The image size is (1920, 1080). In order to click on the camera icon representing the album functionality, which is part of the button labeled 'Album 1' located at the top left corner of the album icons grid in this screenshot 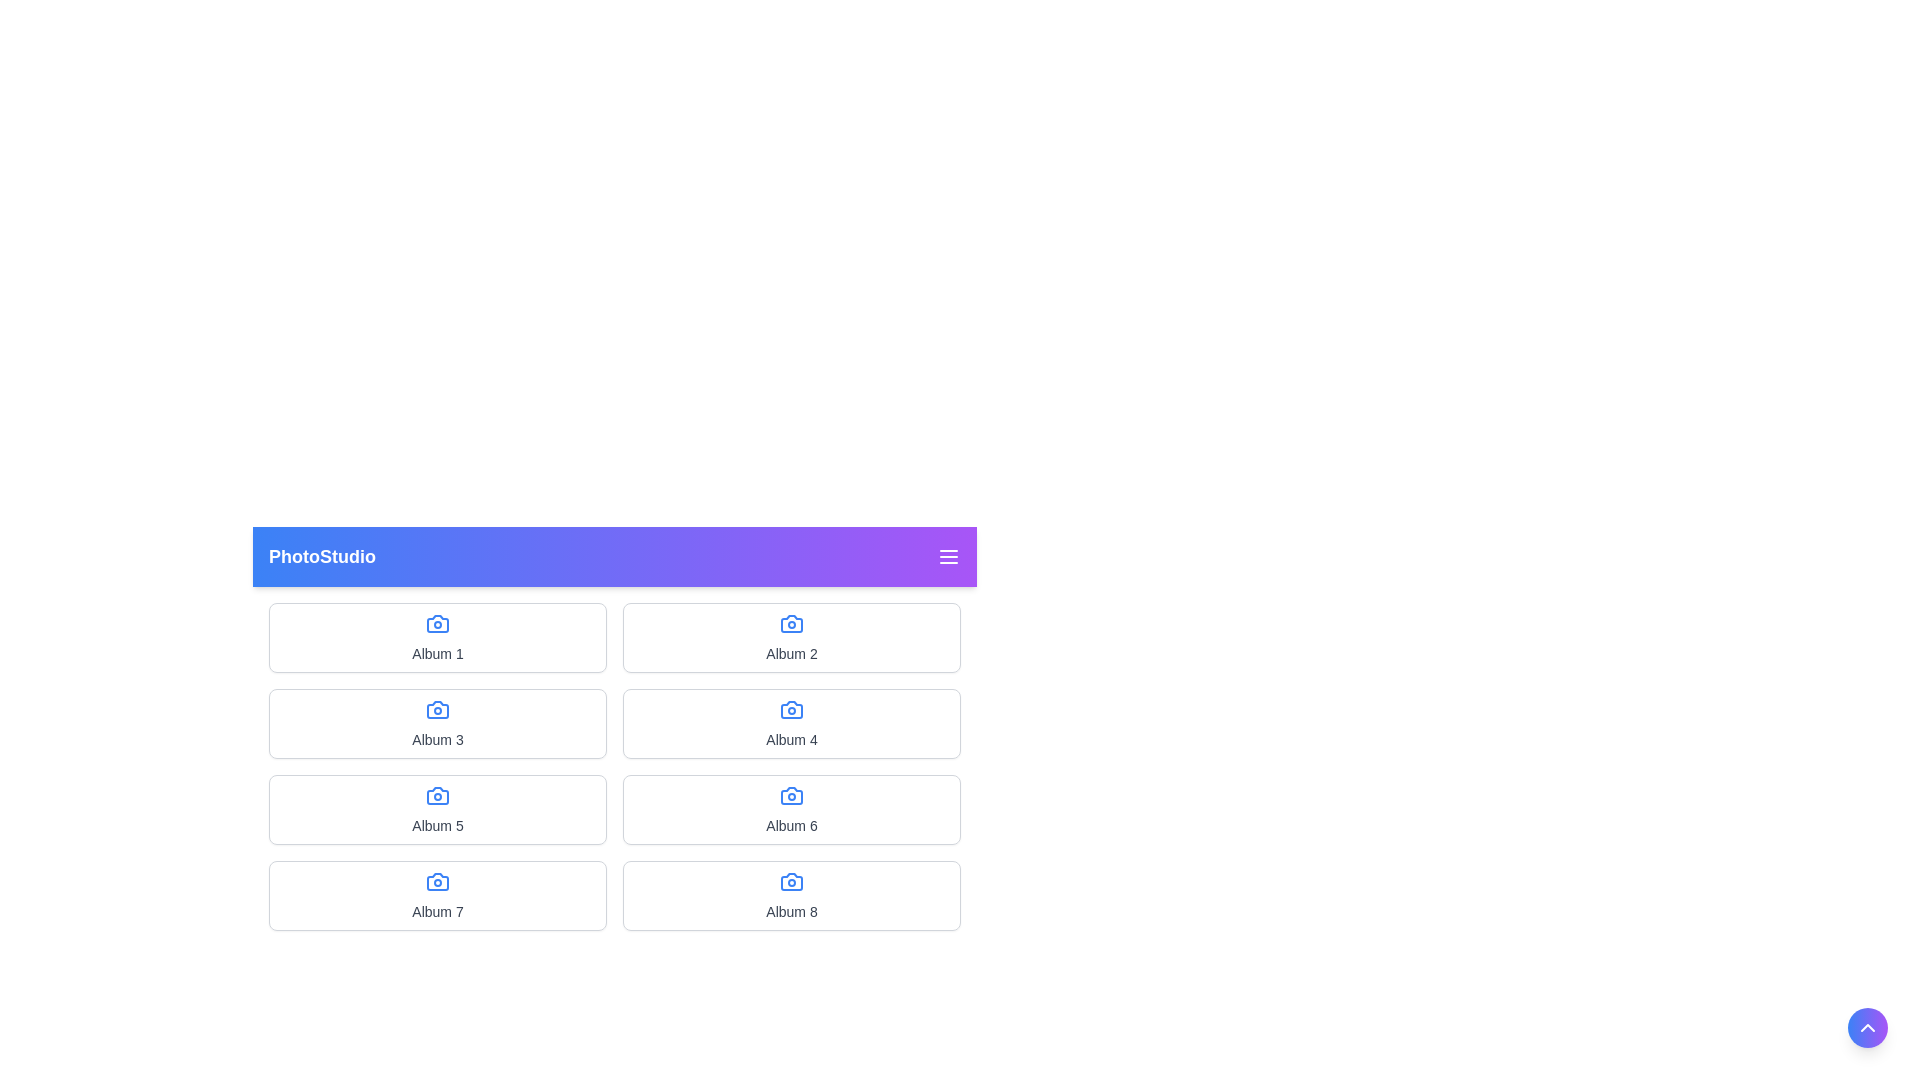, I will do `click(436, 623)`.